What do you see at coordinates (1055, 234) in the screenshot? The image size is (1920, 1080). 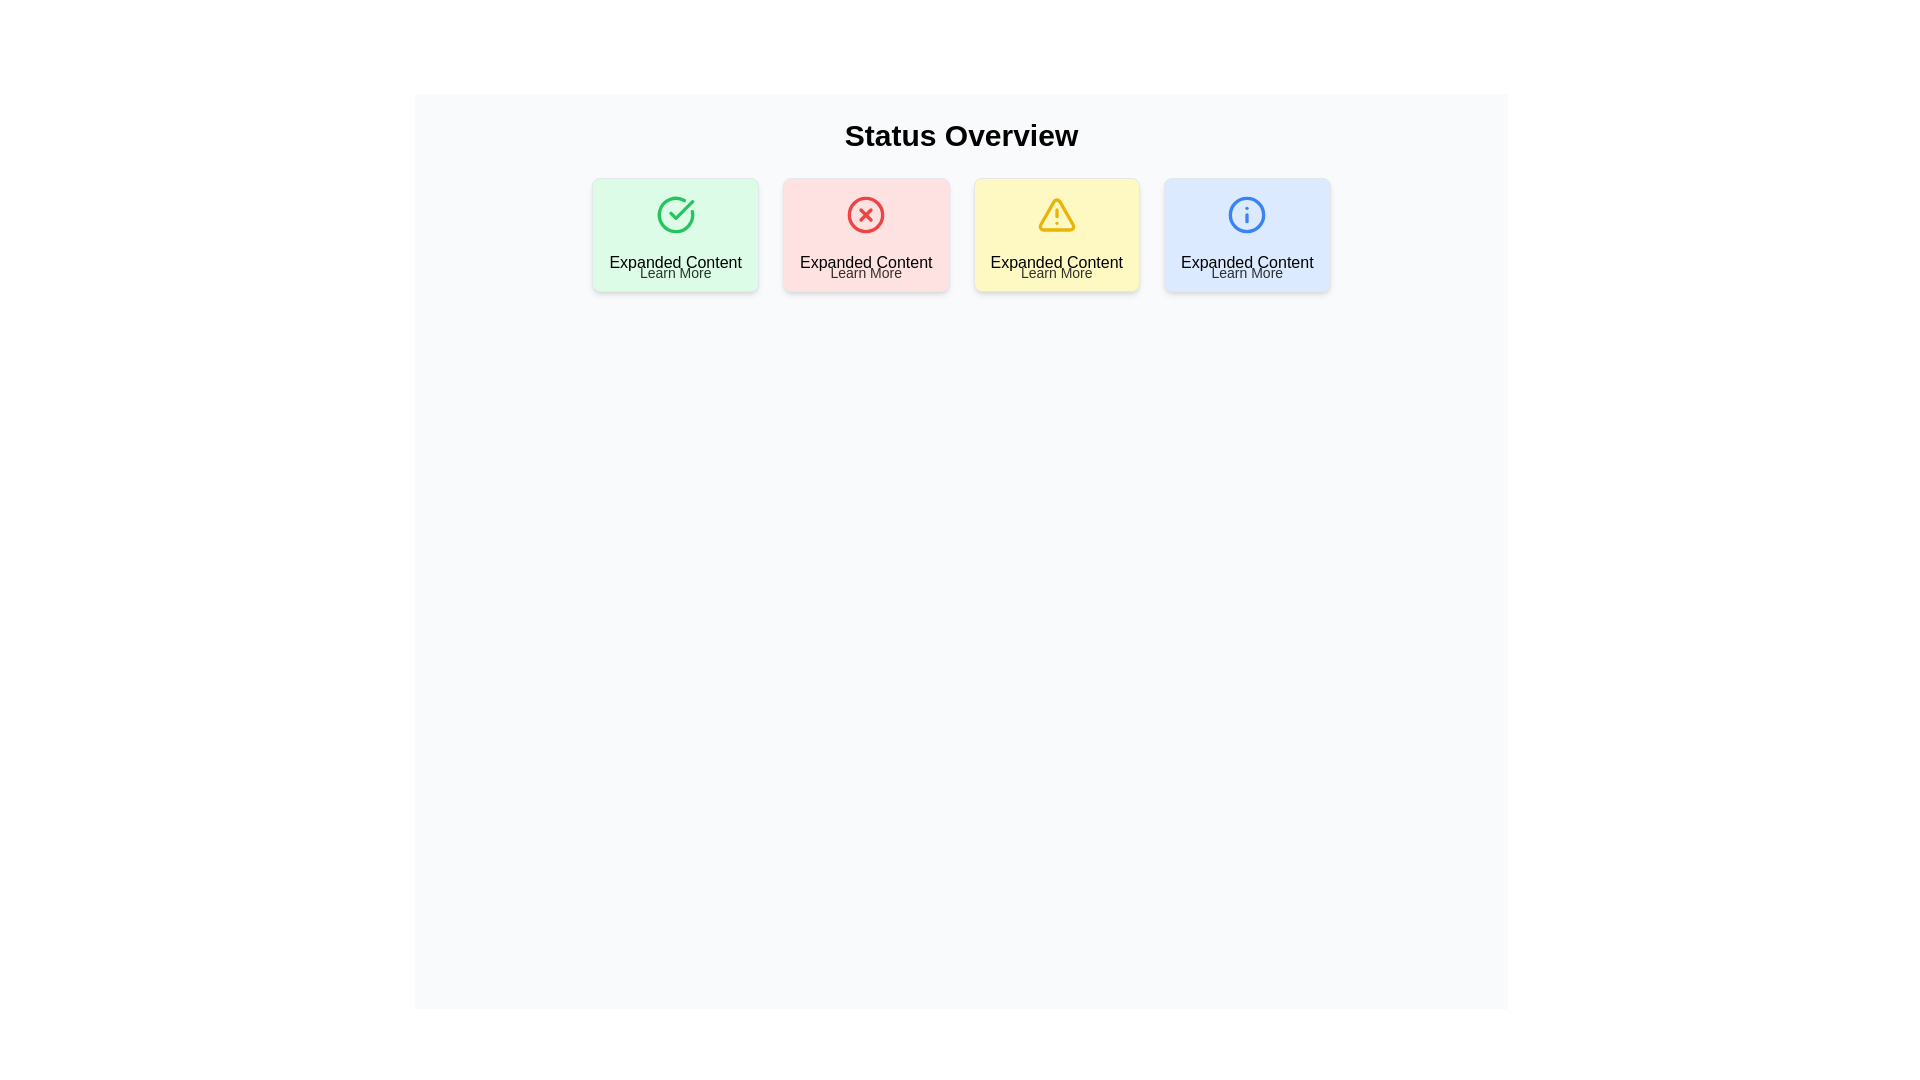 I see `the interactive card with a yellow background that serves as a status indicator and contains a 'Learn More' link, located as the third element in a horizontal grid of four` at bounding box center [1055, 234].